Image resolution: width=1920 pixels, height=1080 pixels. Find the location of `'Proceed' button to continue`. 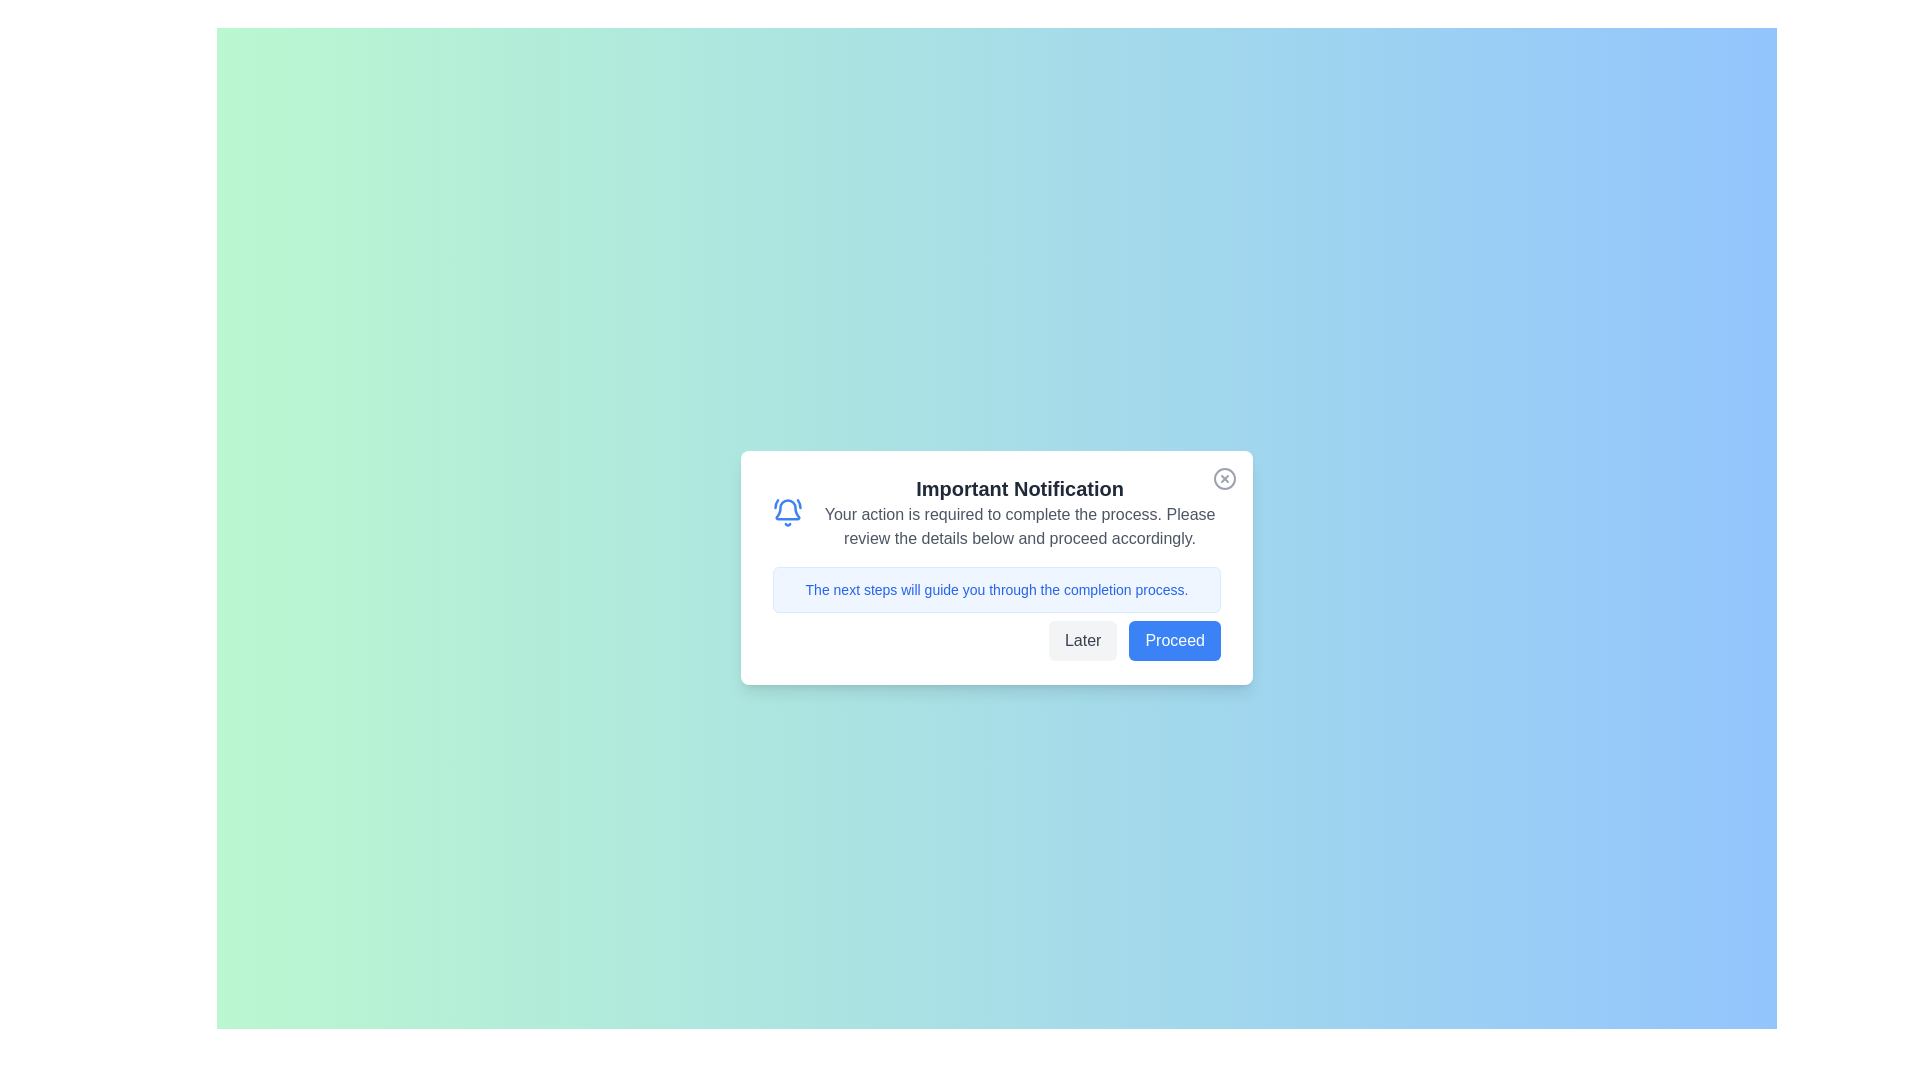

'Proceed' button to continue is located at coordinates (1175, 640).